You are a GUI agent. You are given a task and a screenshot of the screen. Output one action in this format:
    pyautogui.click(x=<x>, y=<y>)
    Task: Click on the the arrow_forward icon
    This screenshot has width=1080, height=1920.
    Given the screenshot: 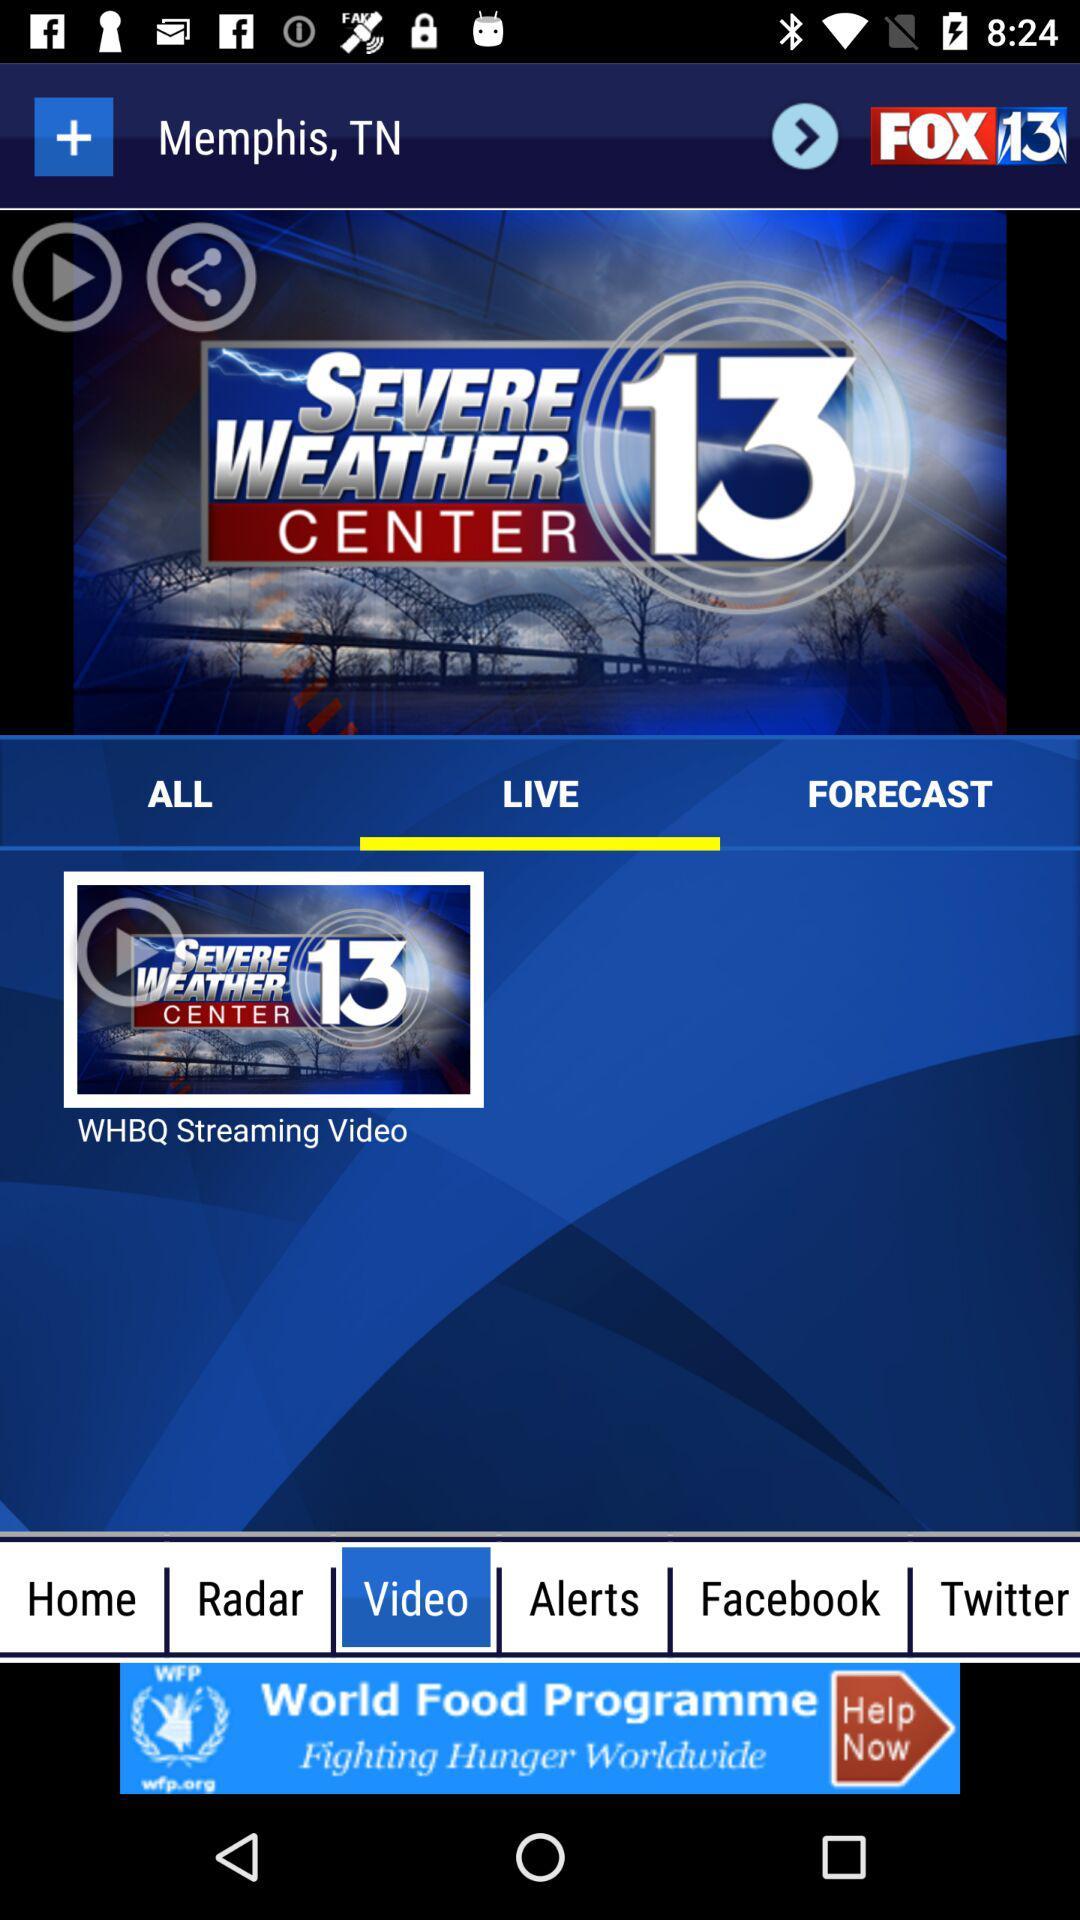 What is the action you would take?
    pyautogui.click(x=804, y=135)
    